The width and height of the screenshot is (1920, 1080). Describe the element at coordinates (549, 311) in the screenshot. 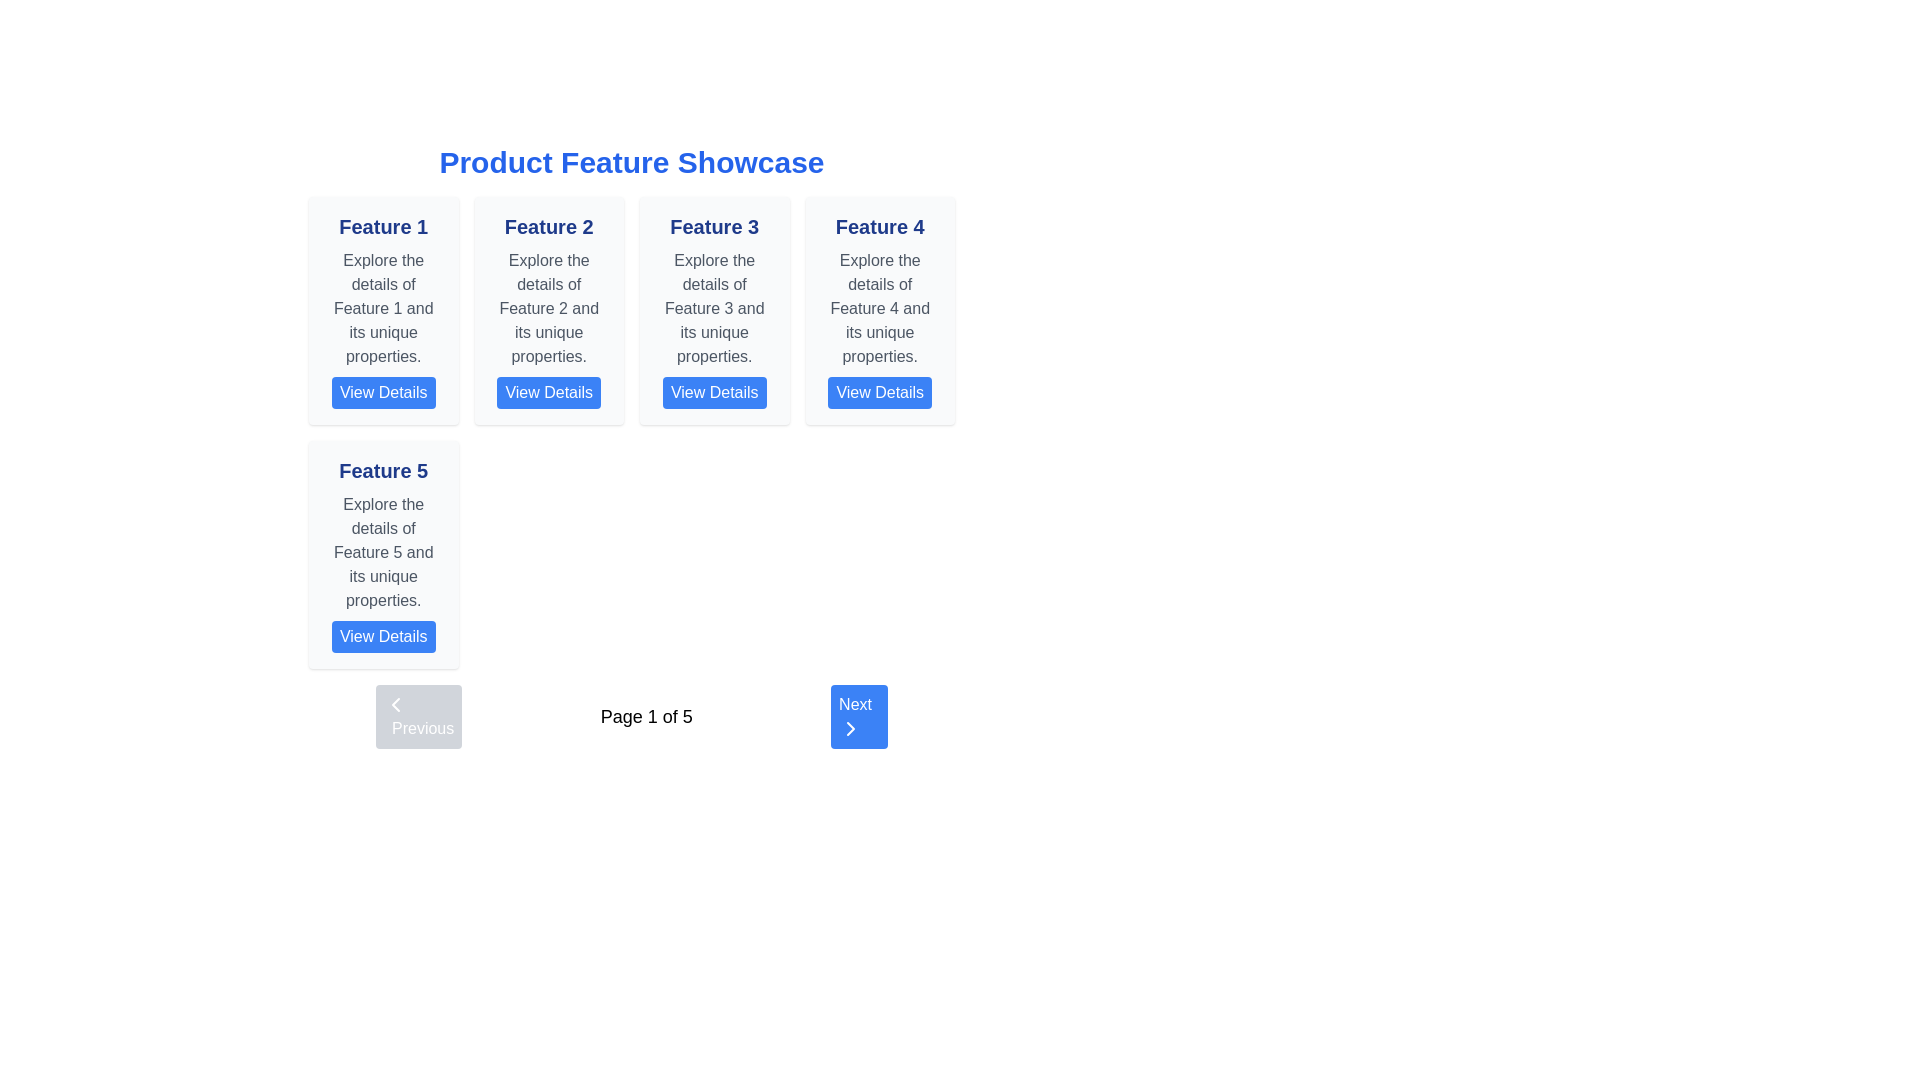

I see `the title of the Informational Card which is the second feature card in the grid to focus` at that location.